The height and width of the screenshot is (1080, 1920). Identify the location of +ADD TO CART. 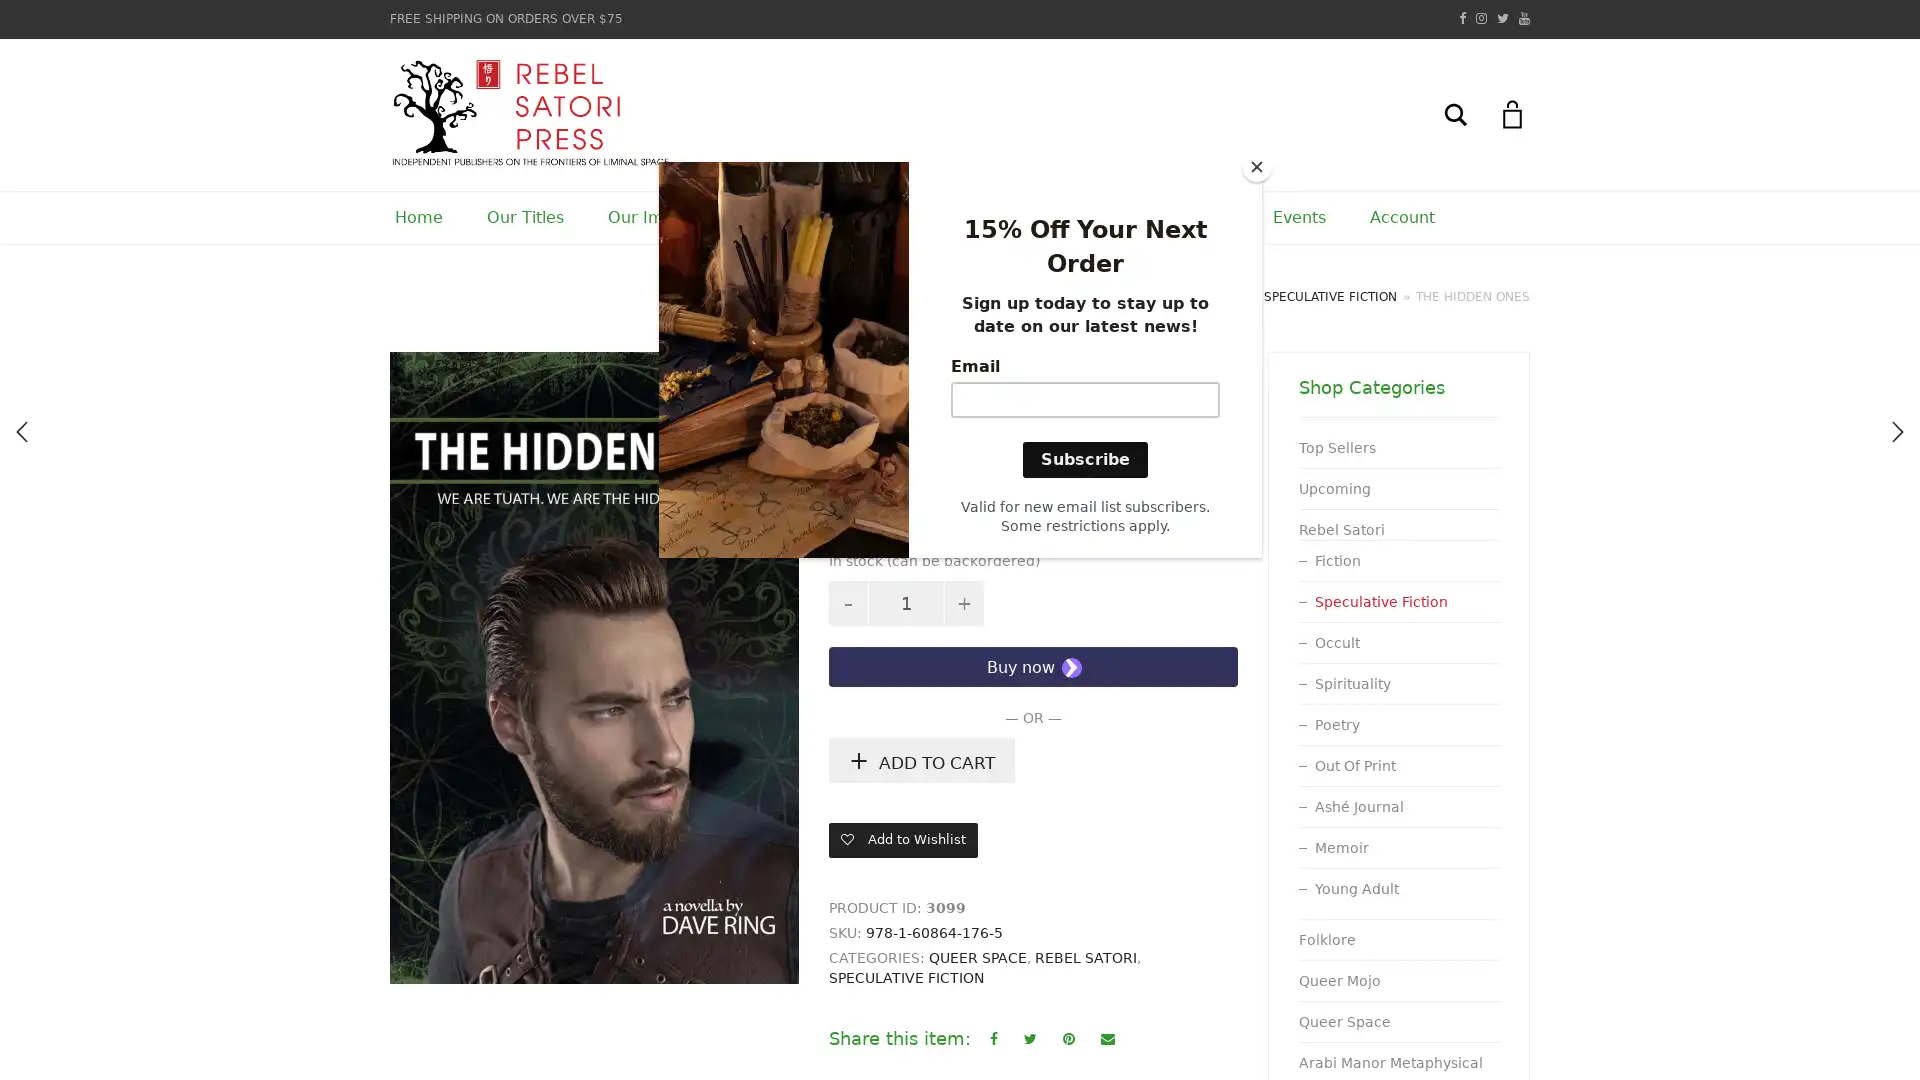
(920, 760).